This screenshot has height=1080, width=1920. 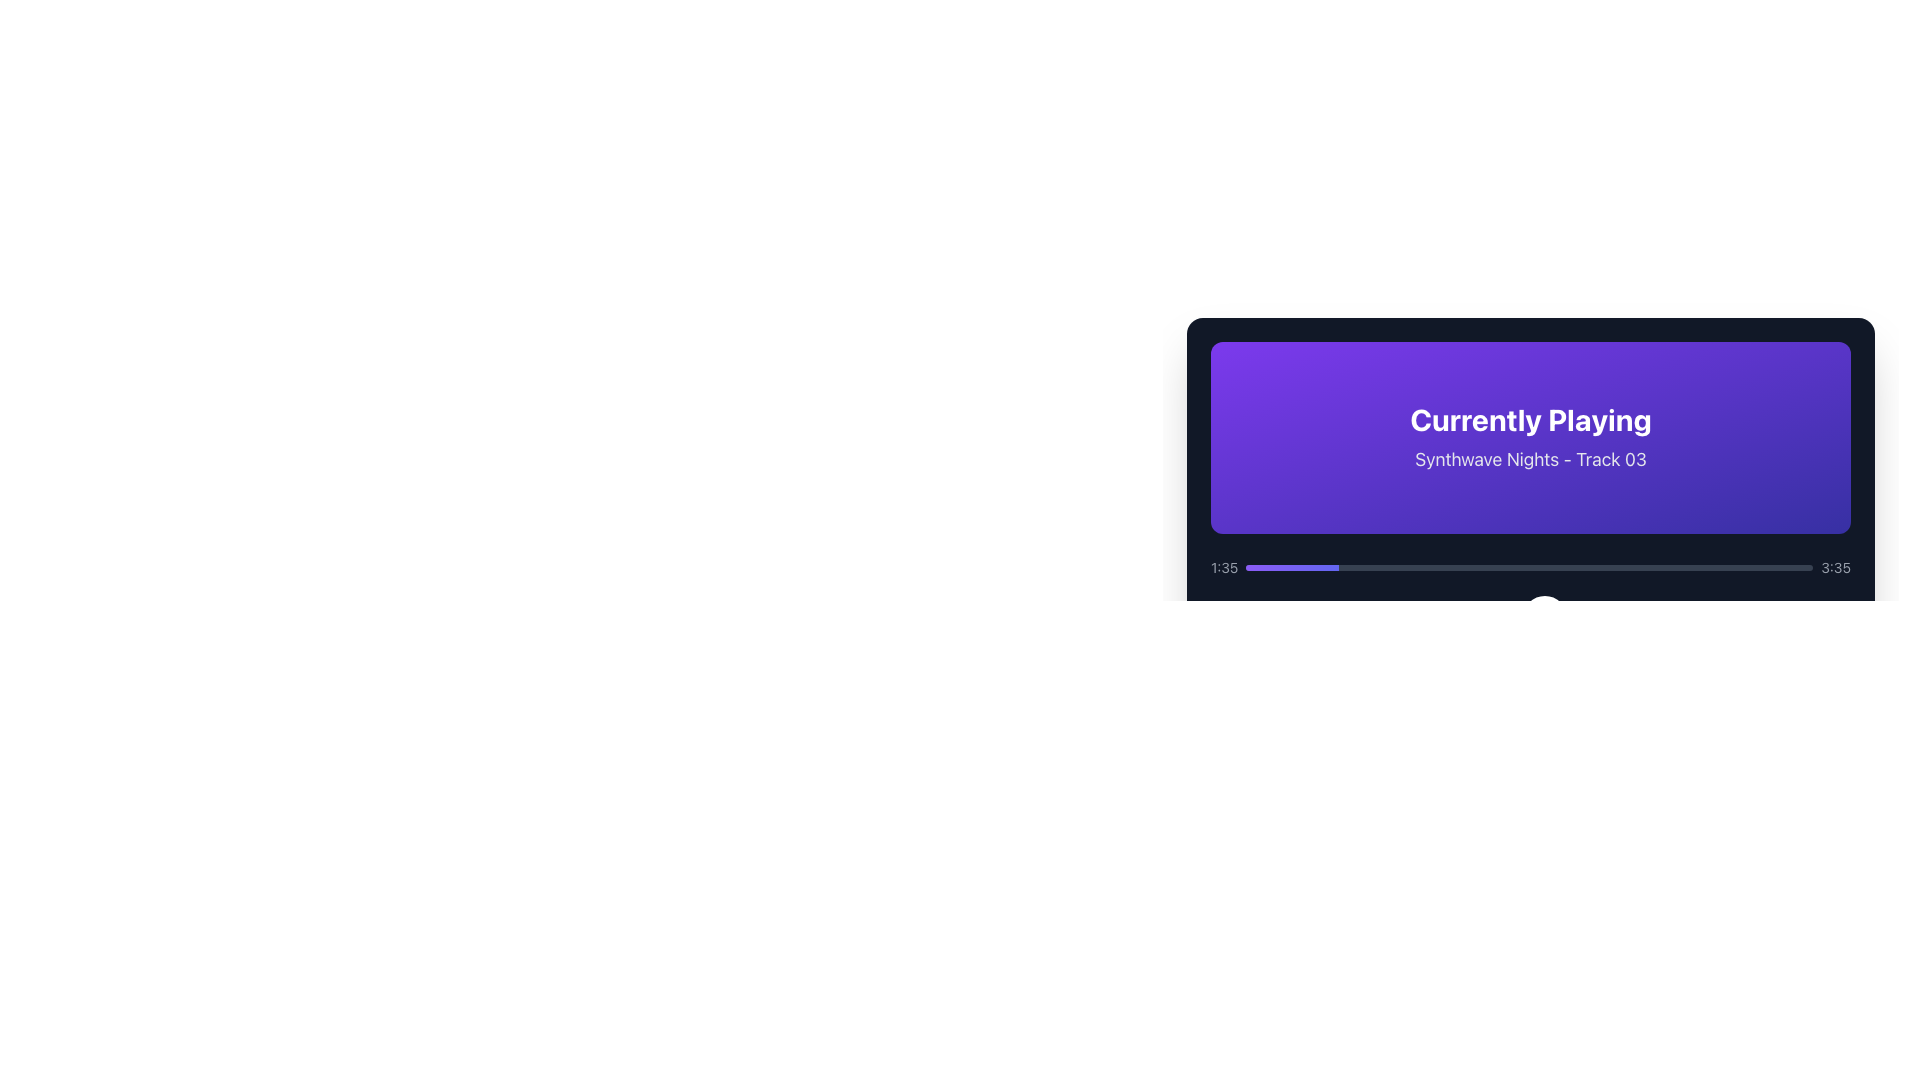 I want to click on the playback position, so click(x=1288, y=567).